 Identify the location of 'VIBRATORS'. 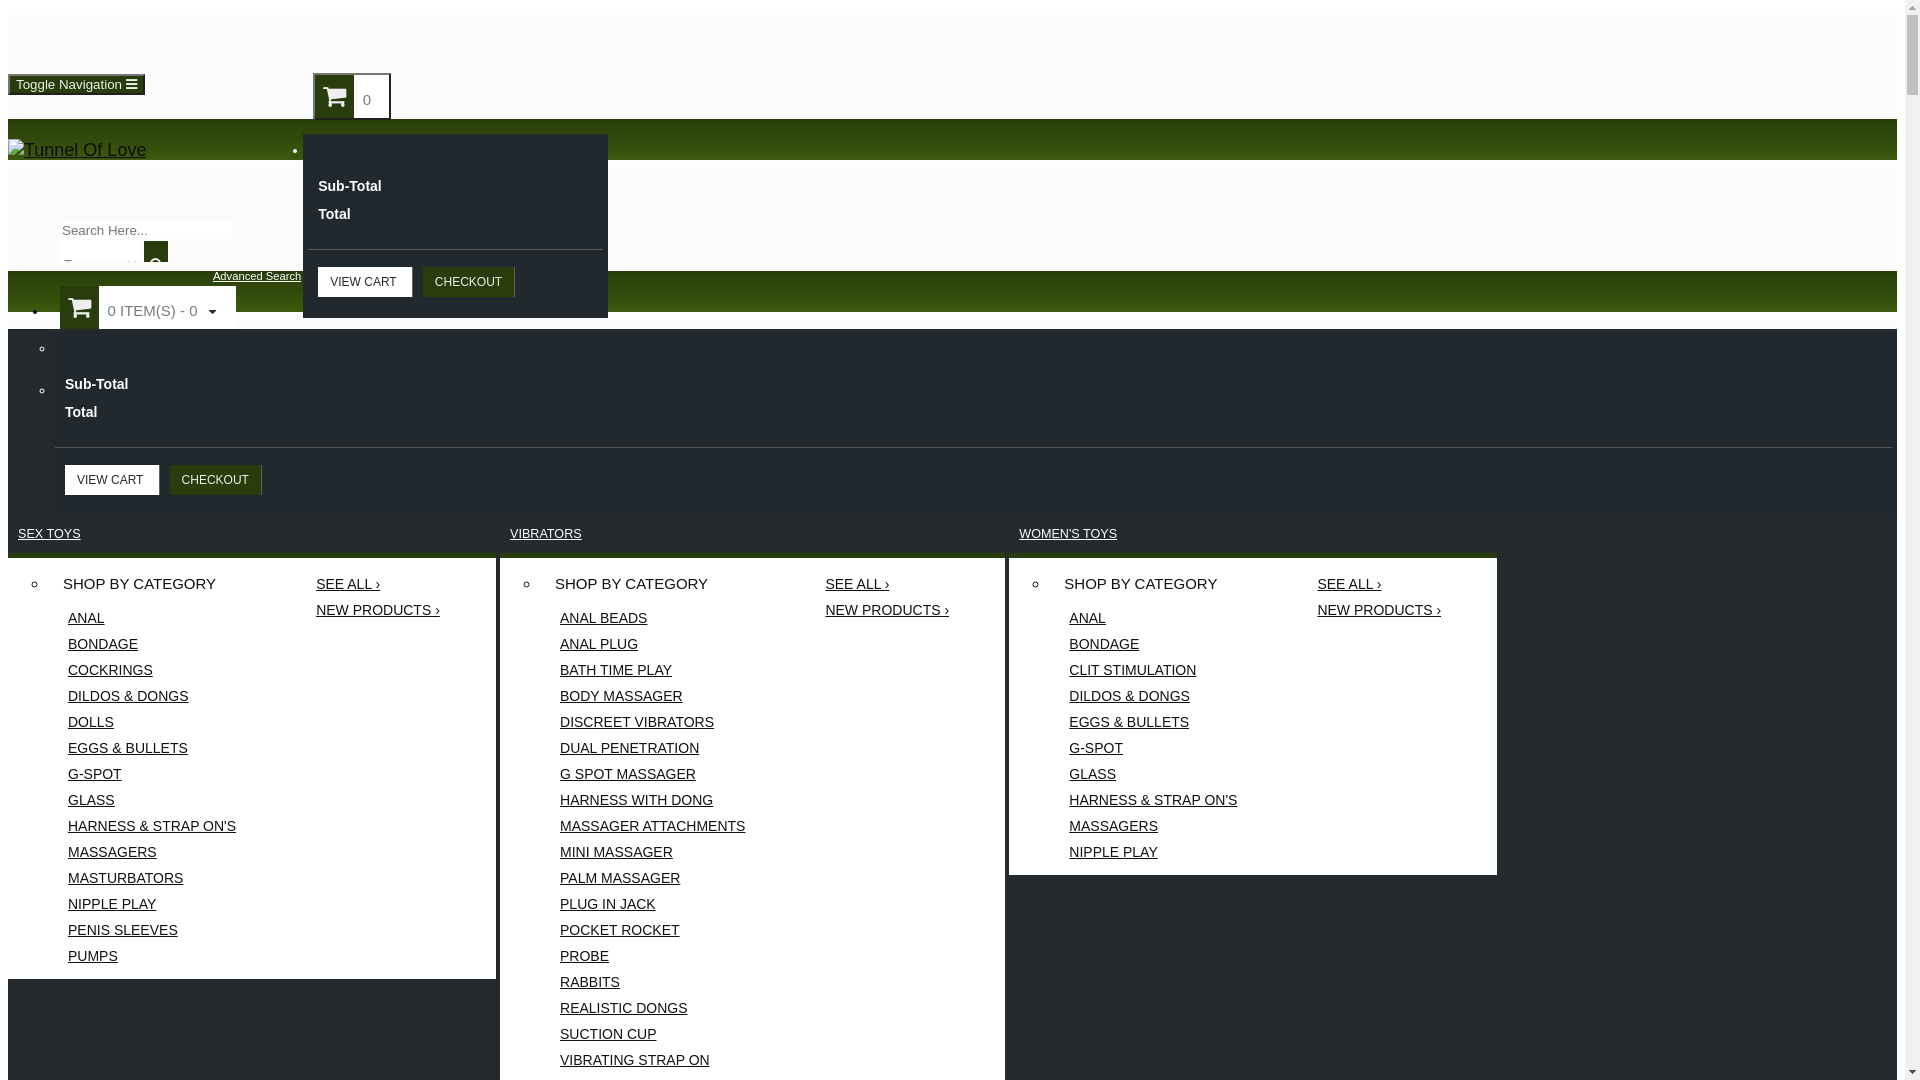
(546, 532).